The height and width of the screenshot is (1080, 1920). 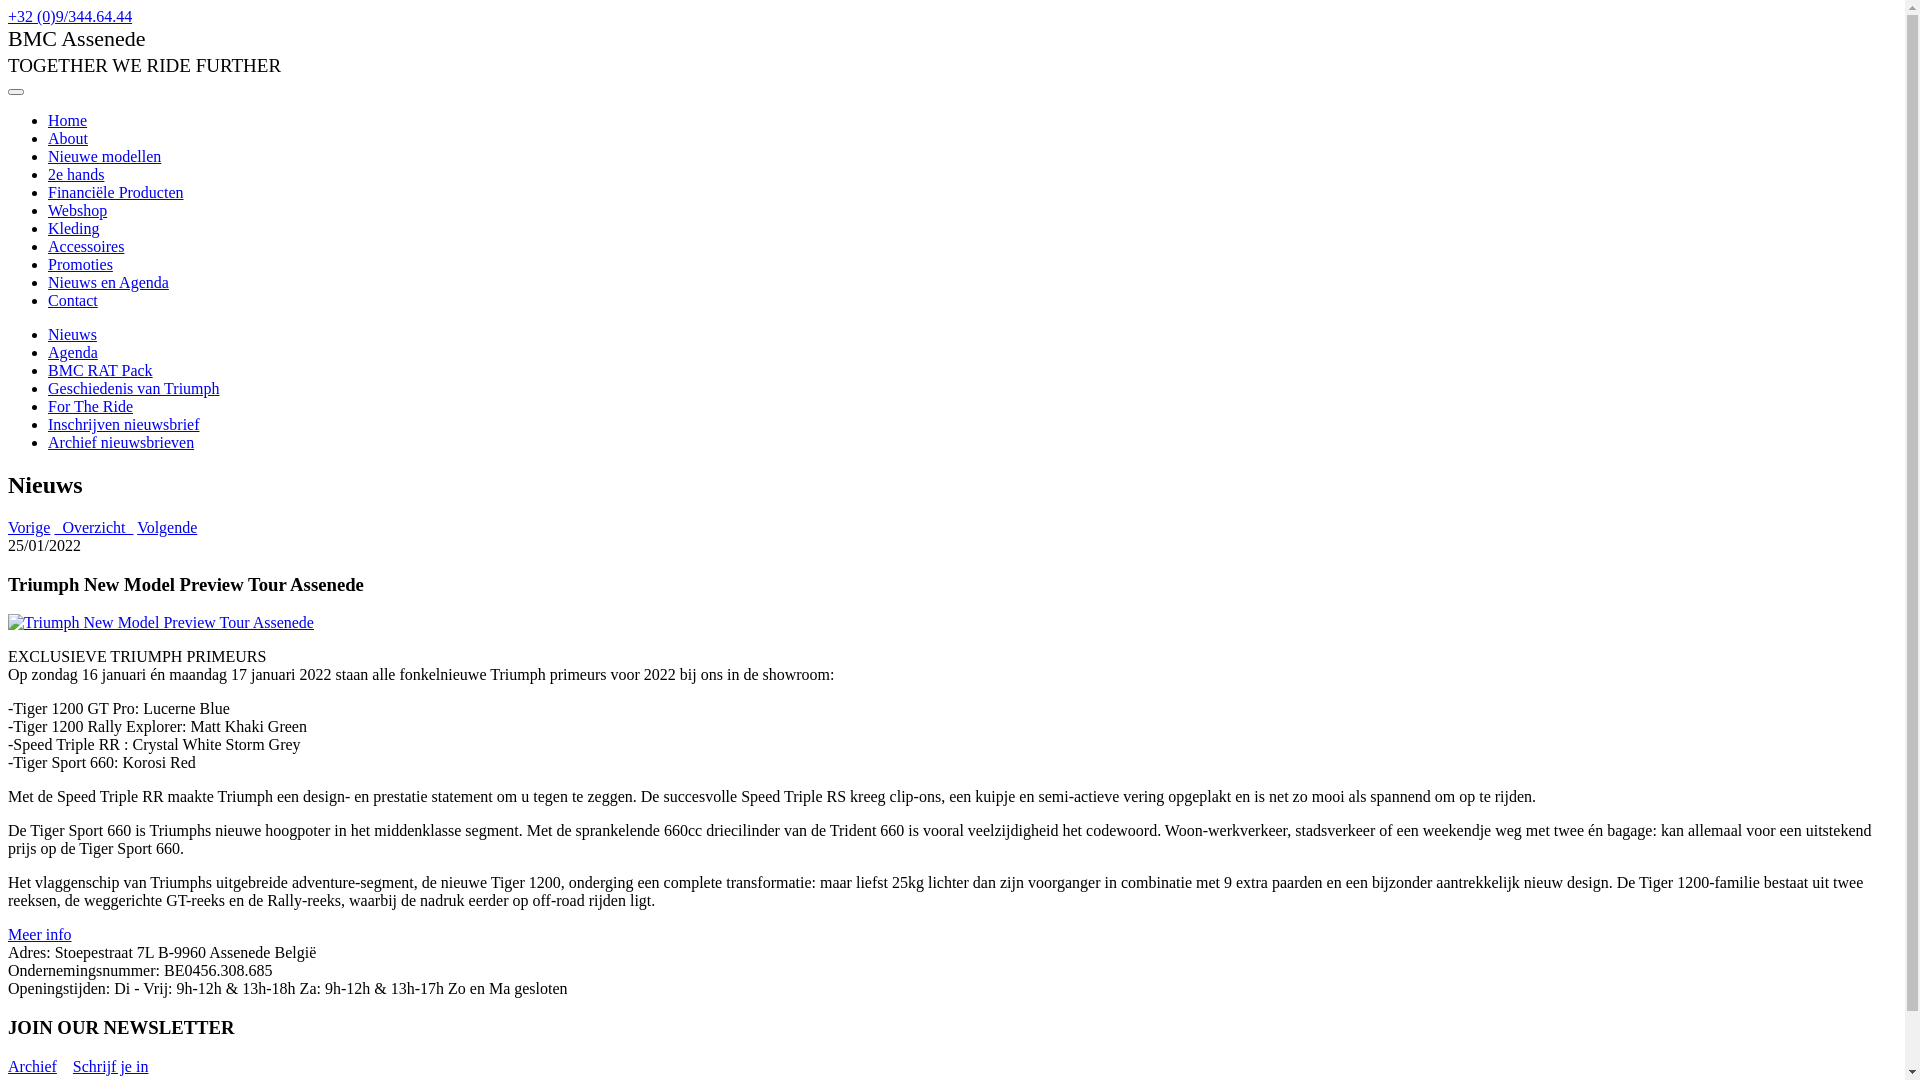 What do you see at coordinates (48, 137) in the screenshot?
I see `'About'` at bounding box center [48, 137].